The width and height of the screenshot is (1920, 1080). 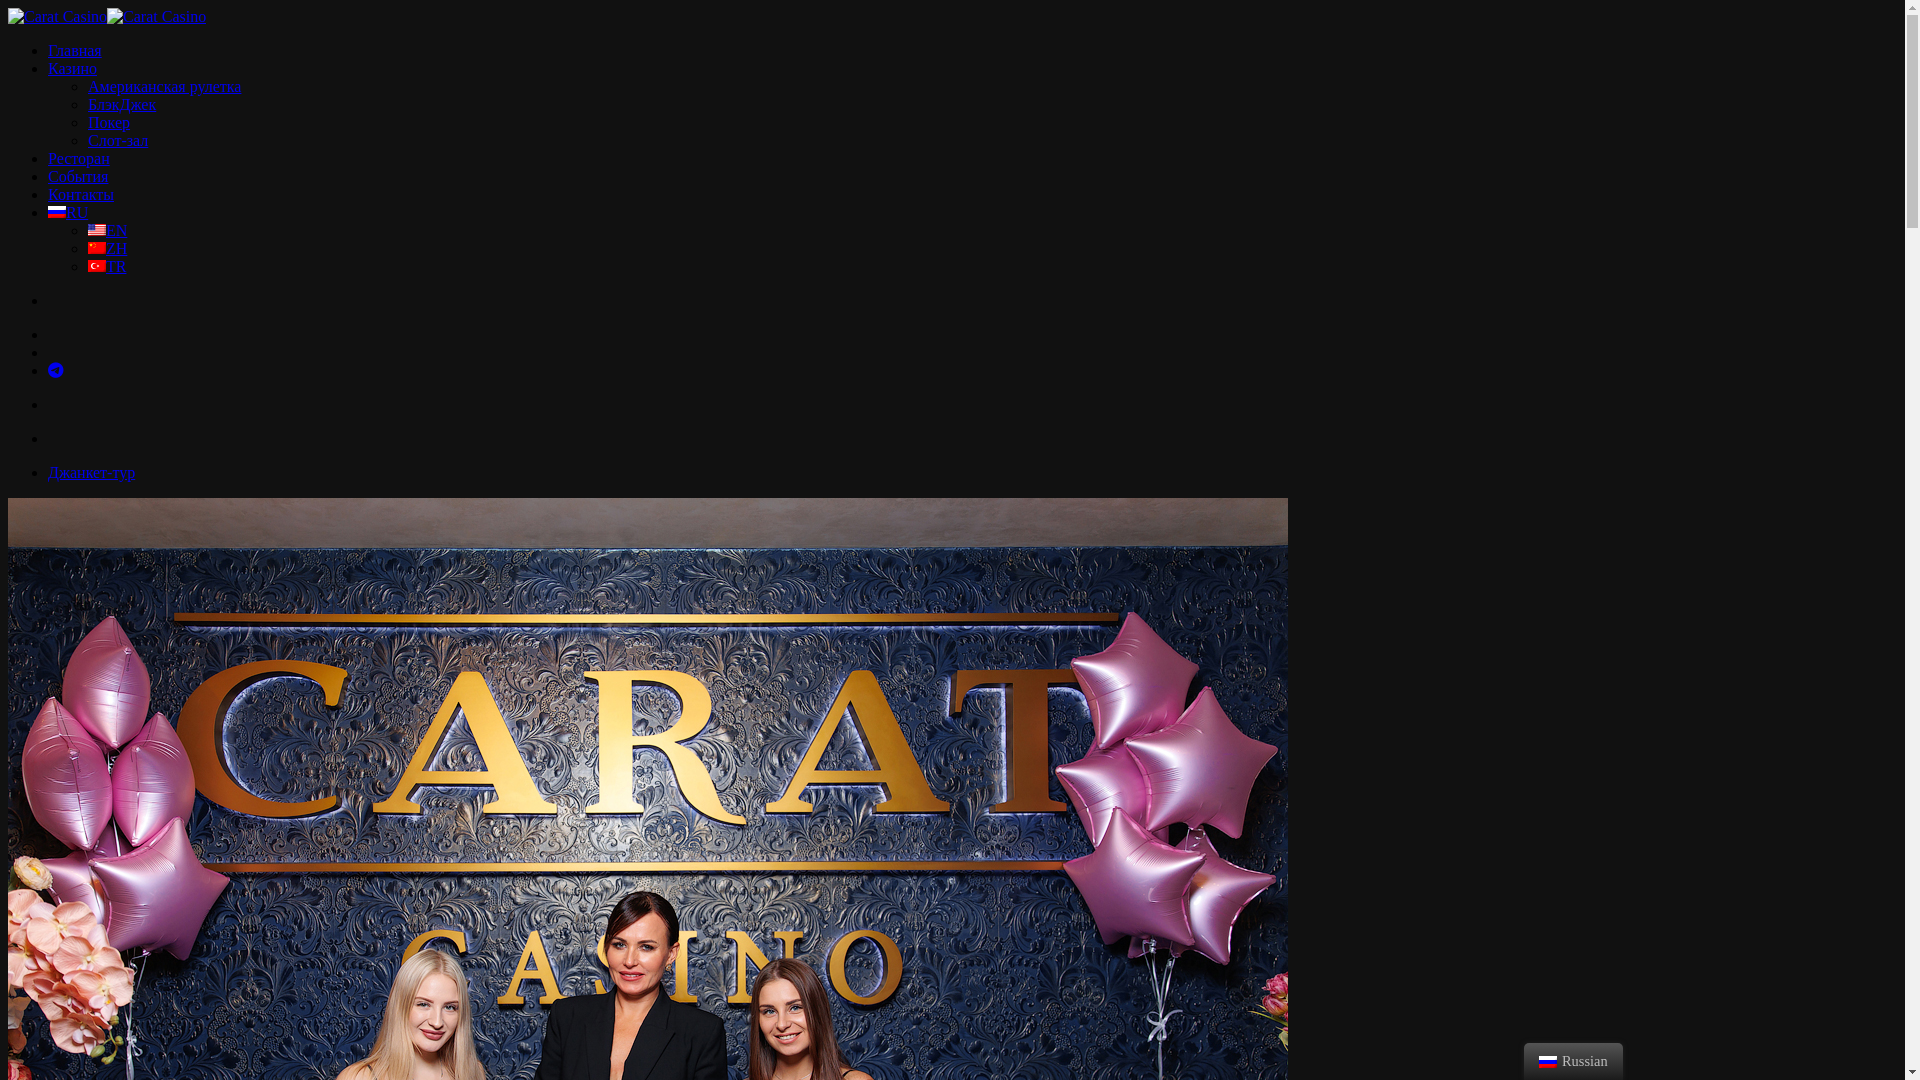 I want to click on 'Turkish', so click(x=95, y=265).